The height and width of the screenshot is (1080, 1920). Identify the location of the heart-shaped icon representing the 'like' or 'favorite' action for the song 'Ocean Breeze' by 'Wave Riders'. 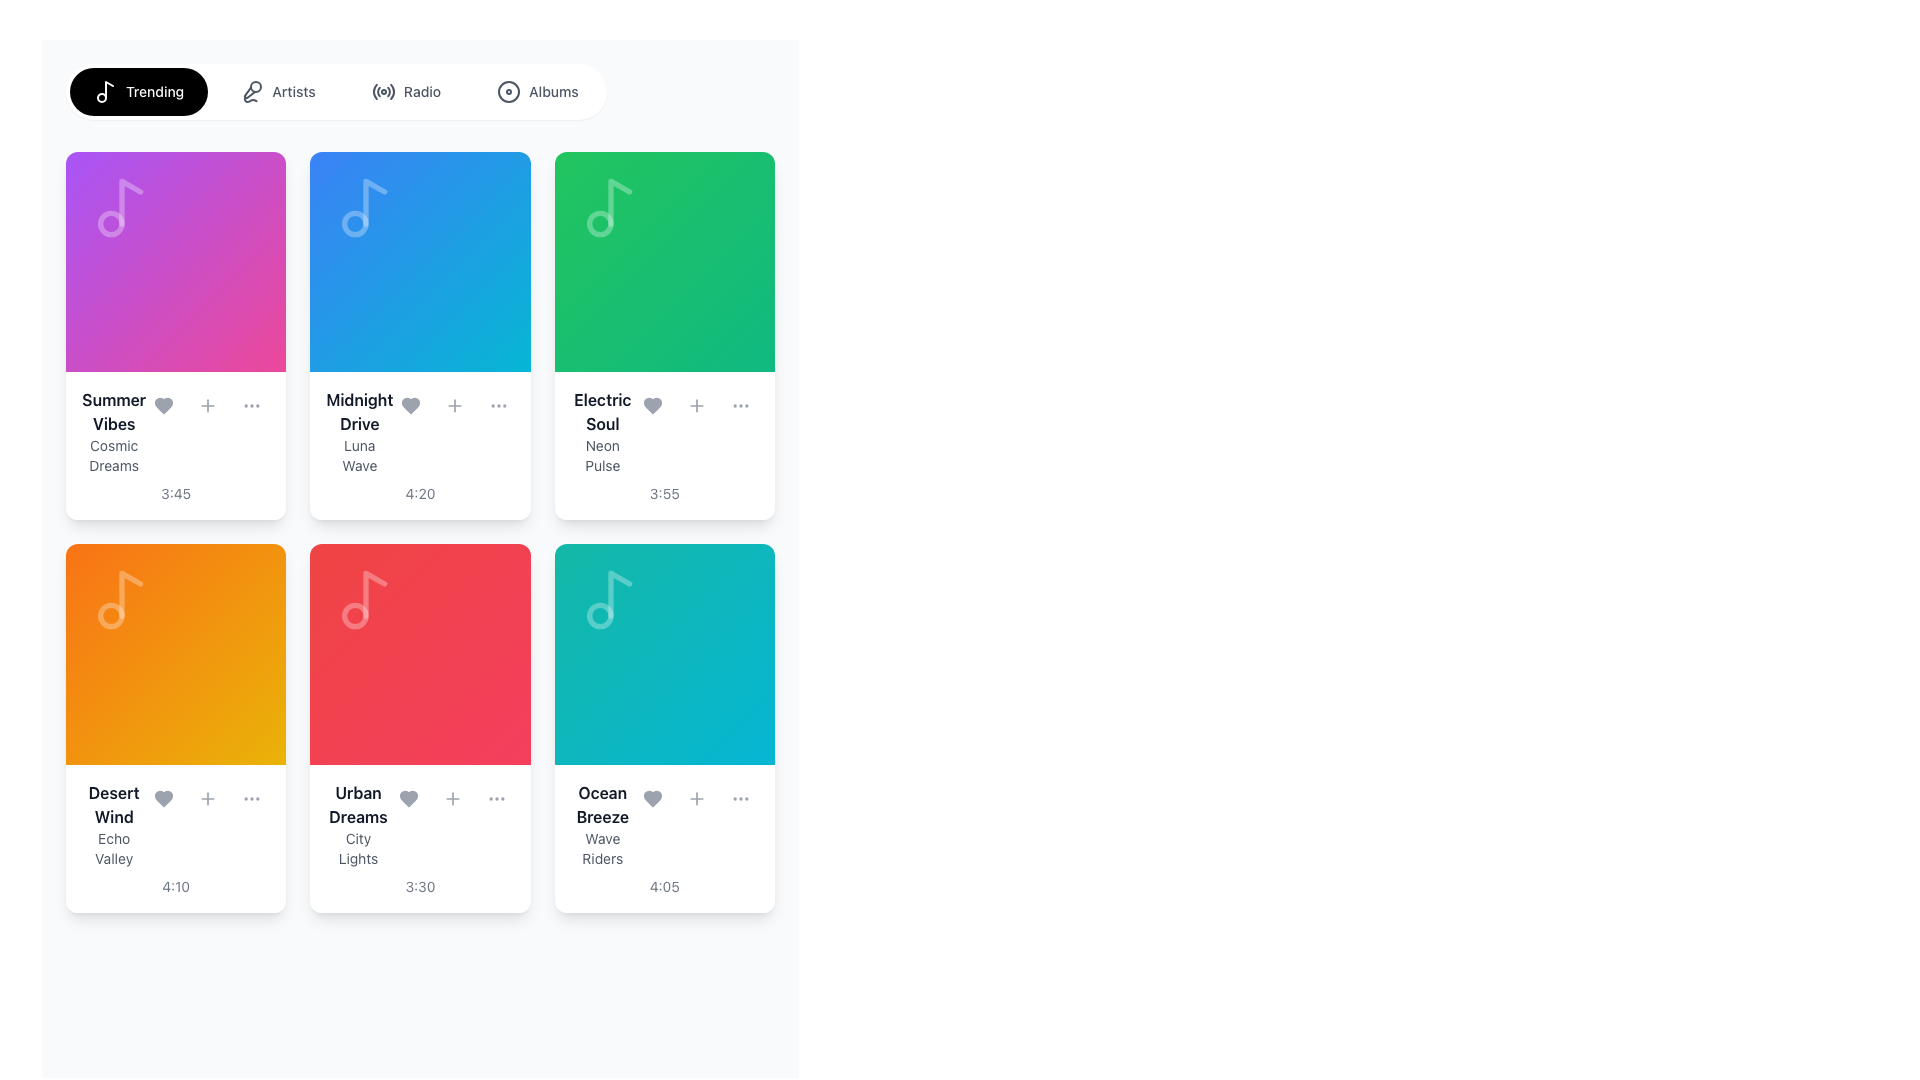
(652, 797).